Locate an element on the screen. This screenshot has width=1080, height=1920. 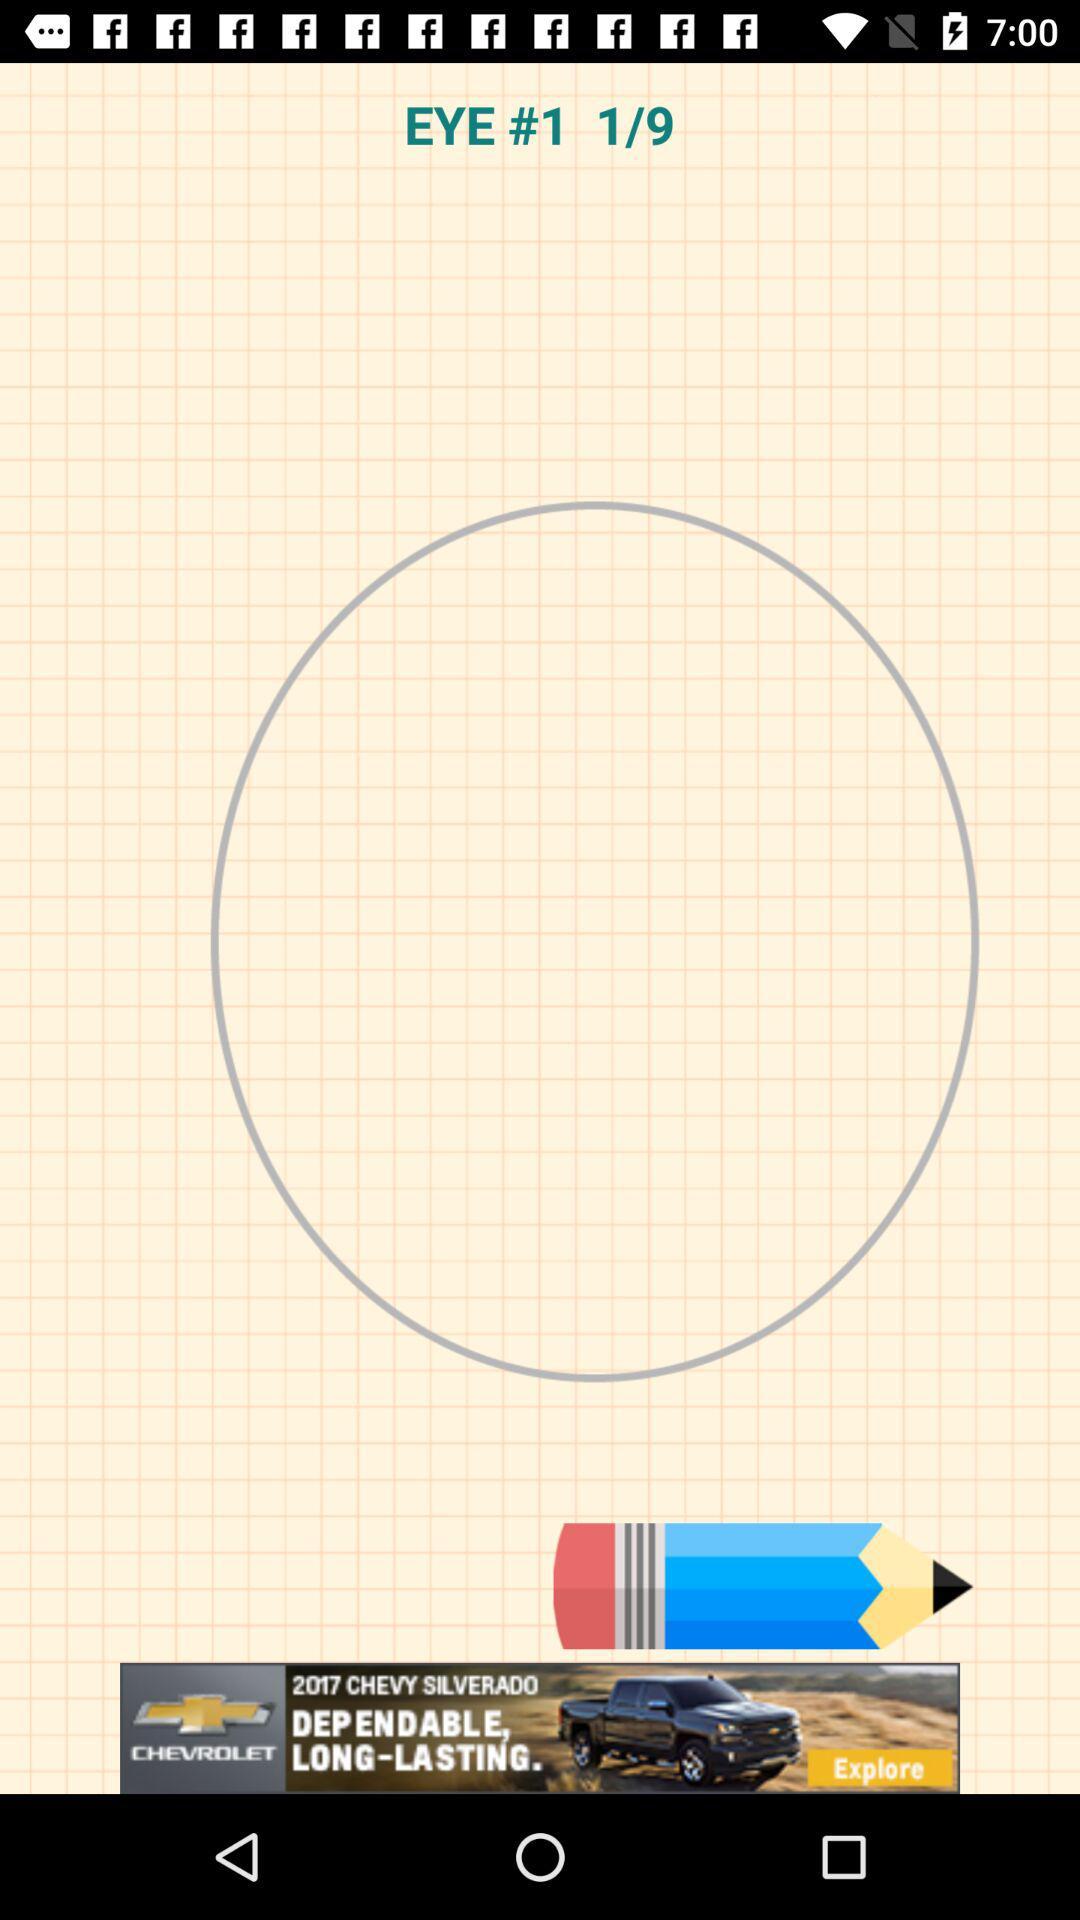
pencil option is located at coordinates (763, 1585).